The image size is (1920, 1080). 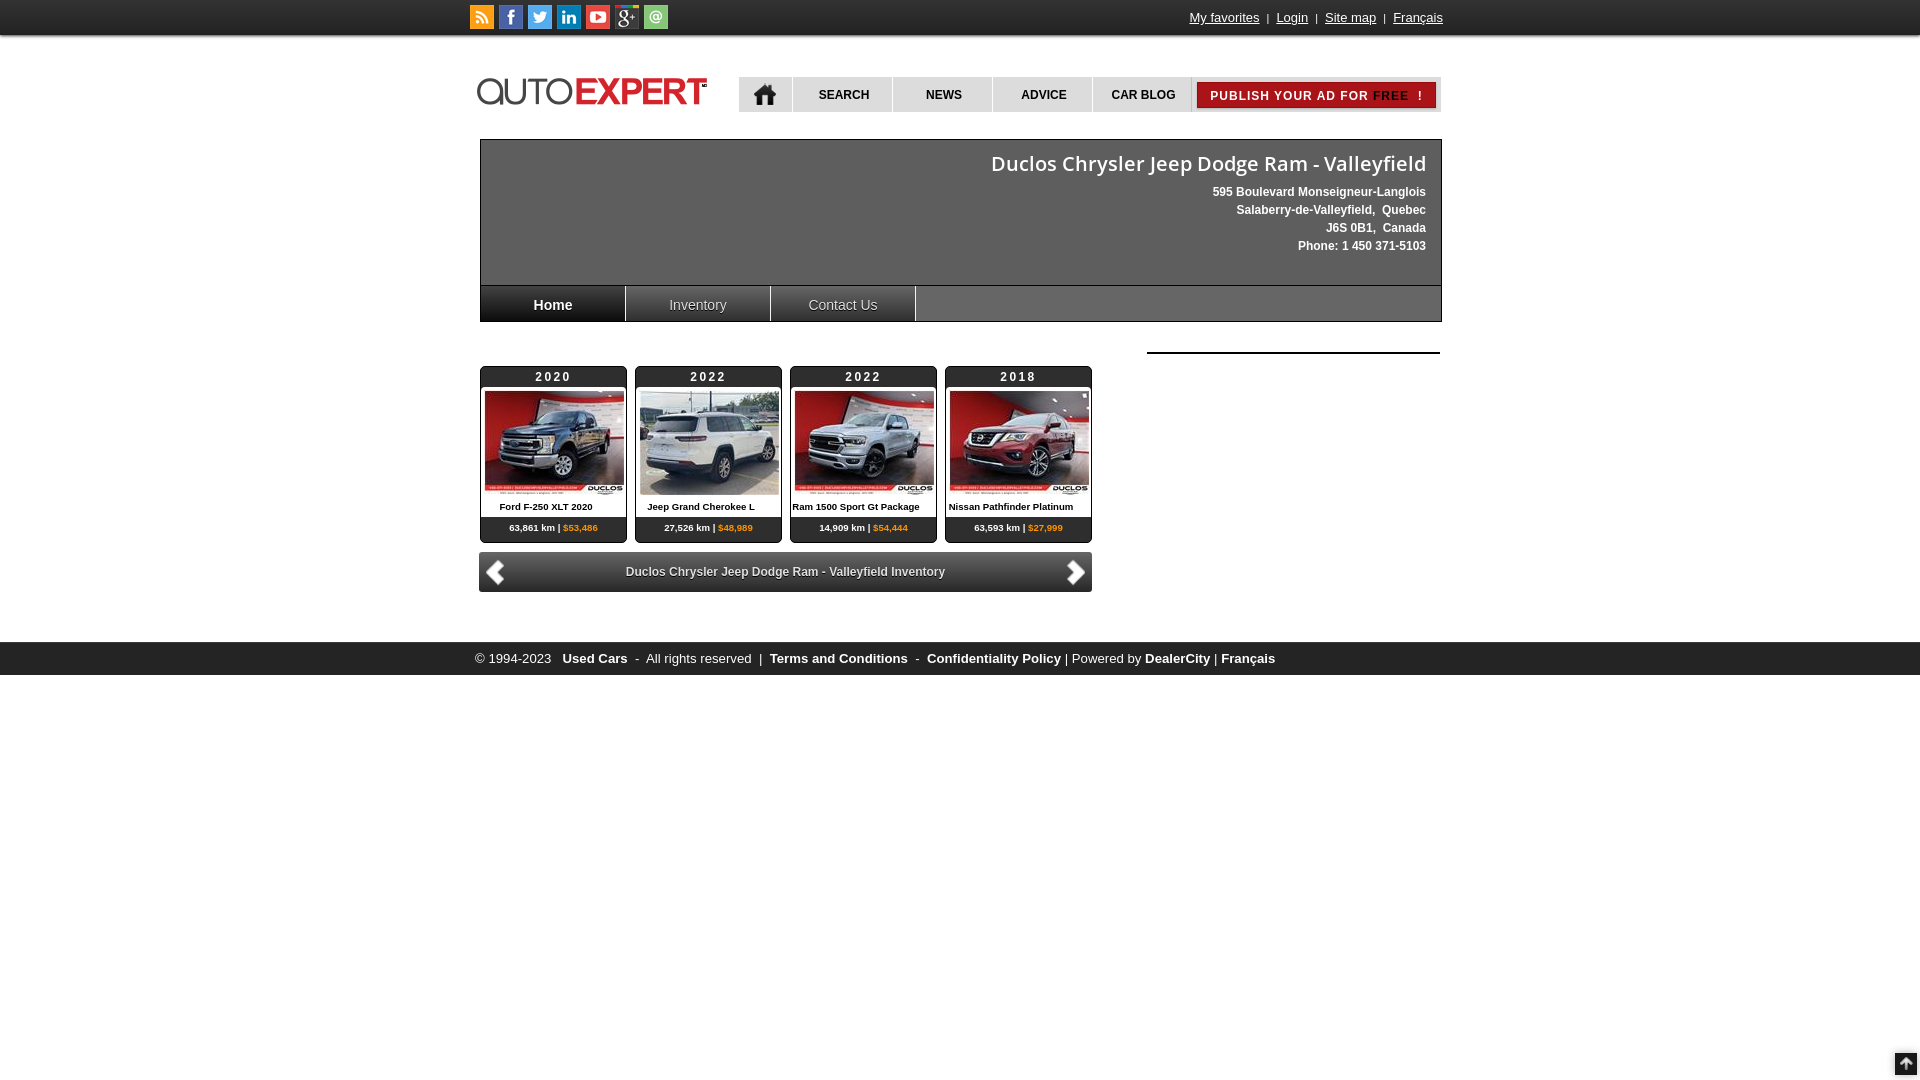 I want to click on 'Home', so click(x=553, y=303).